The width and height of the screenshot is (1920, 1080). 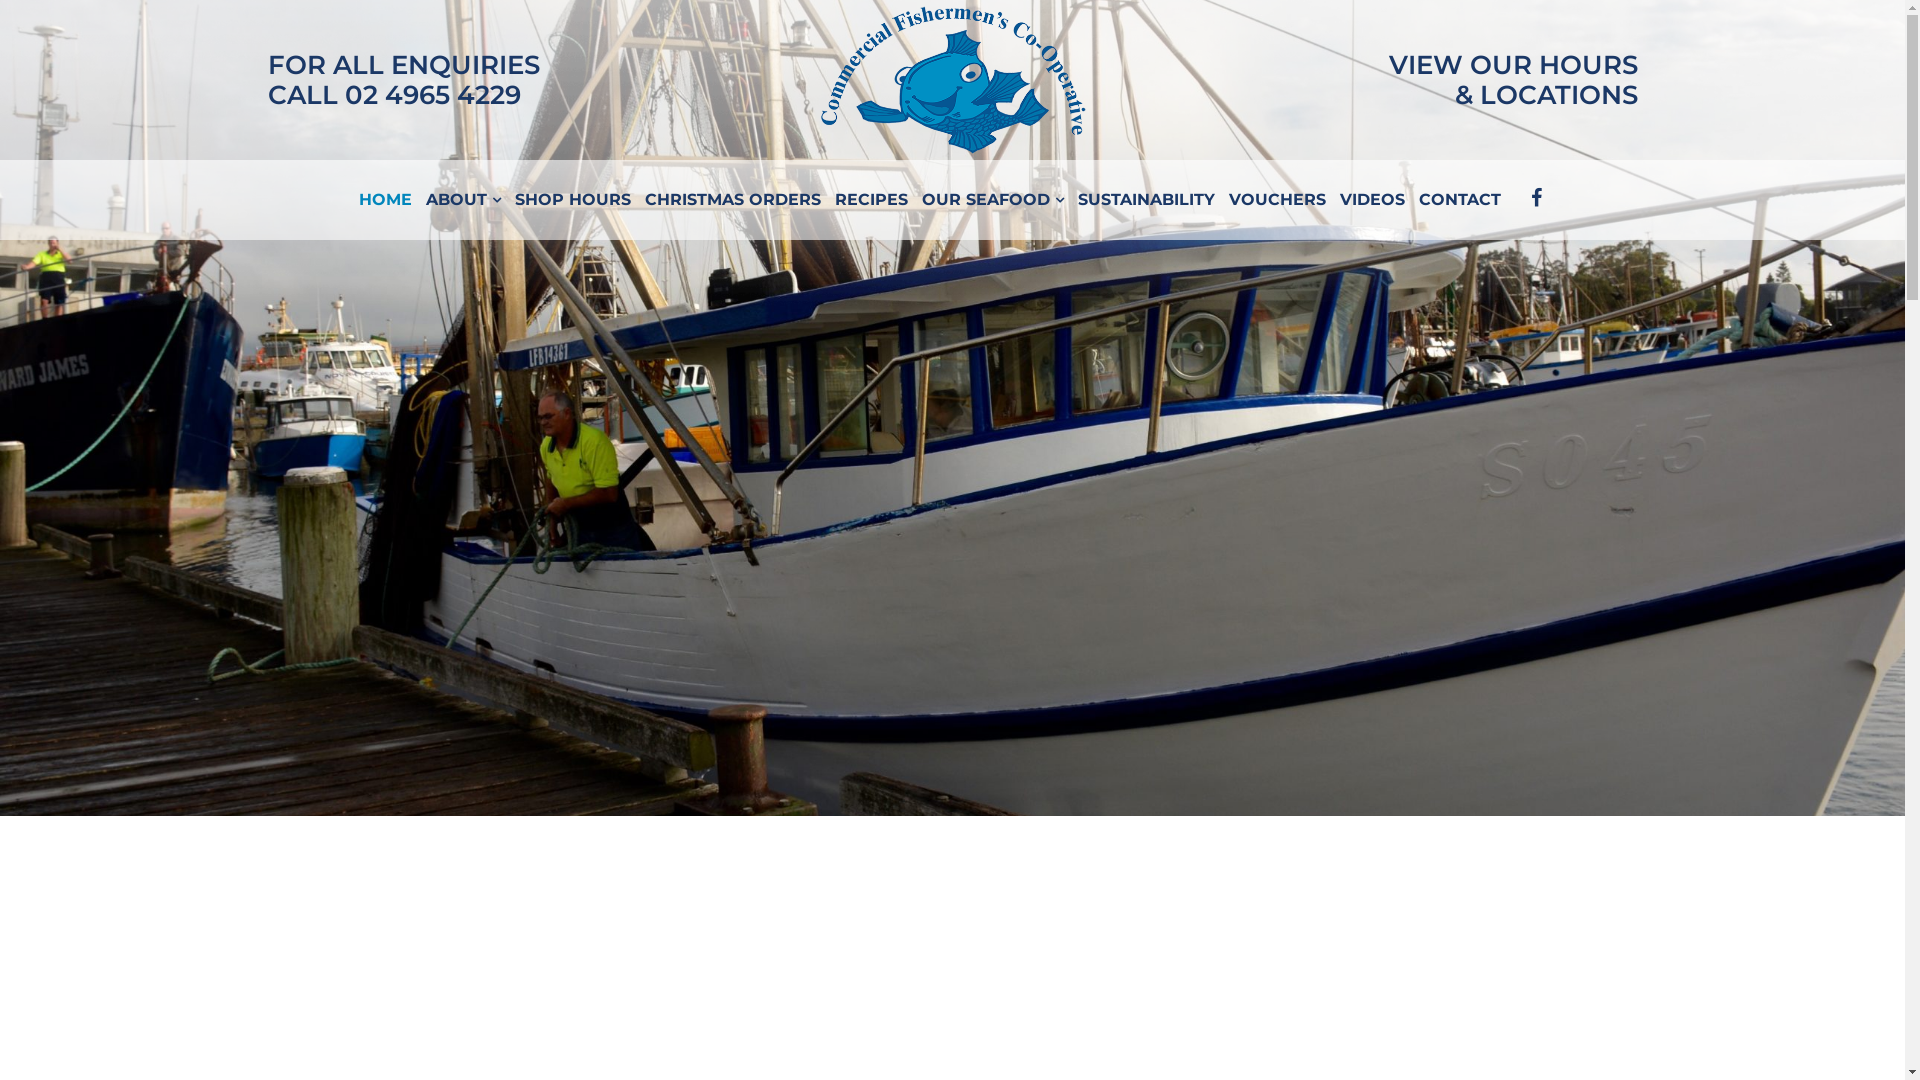 I want to click on 'OUR SEAFOOD', so click(x=993, y=200).